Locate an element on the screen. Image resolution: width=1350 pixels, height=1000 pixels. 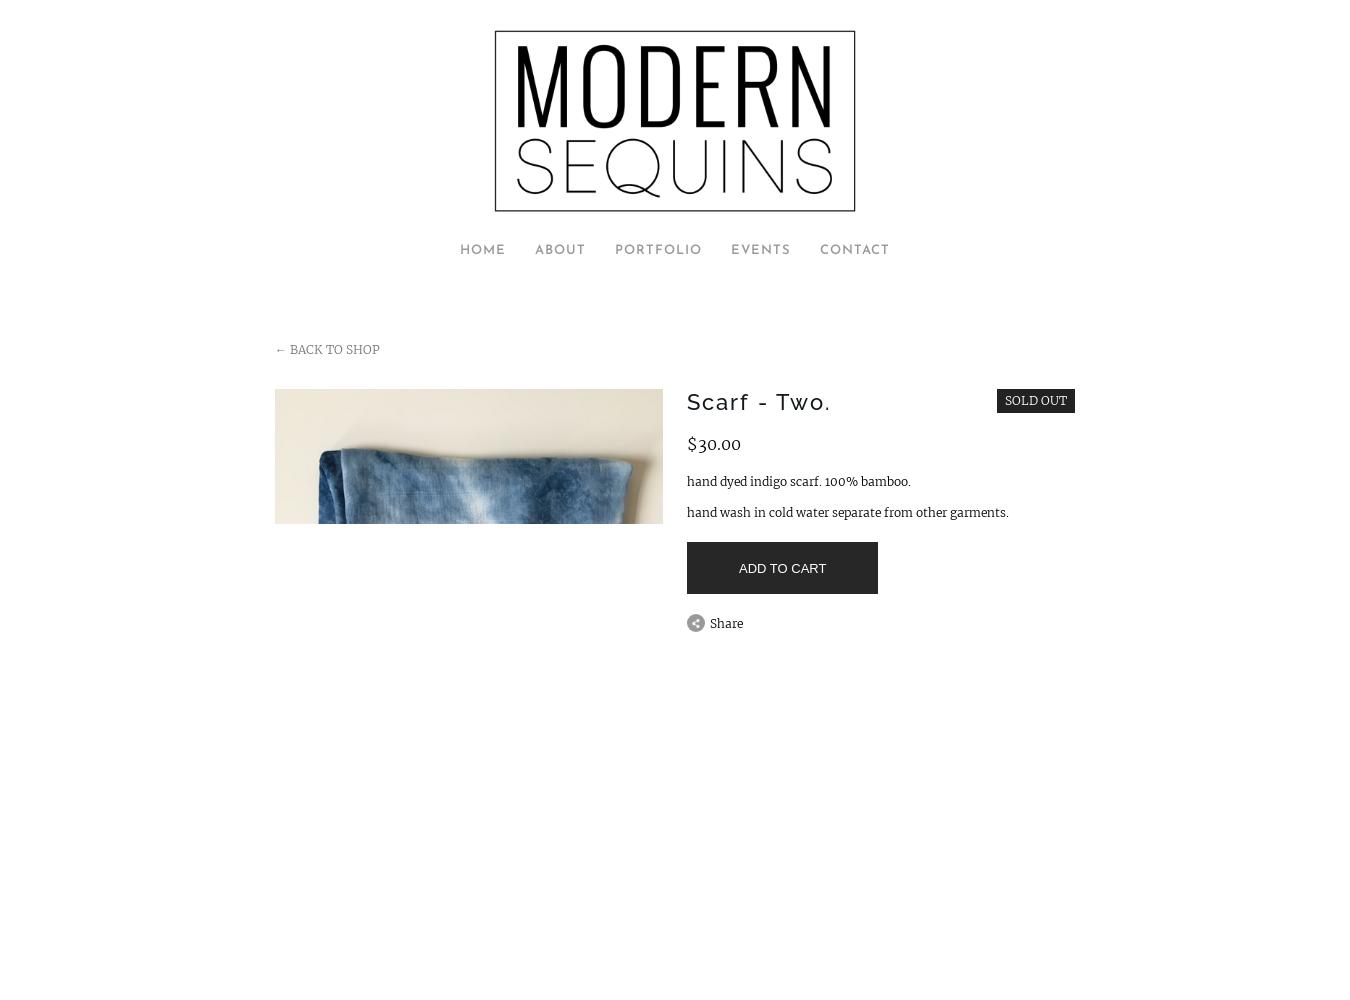
'hand dyed indigo scarf. 100% bamboo.' is located at coordinates (799, 479).